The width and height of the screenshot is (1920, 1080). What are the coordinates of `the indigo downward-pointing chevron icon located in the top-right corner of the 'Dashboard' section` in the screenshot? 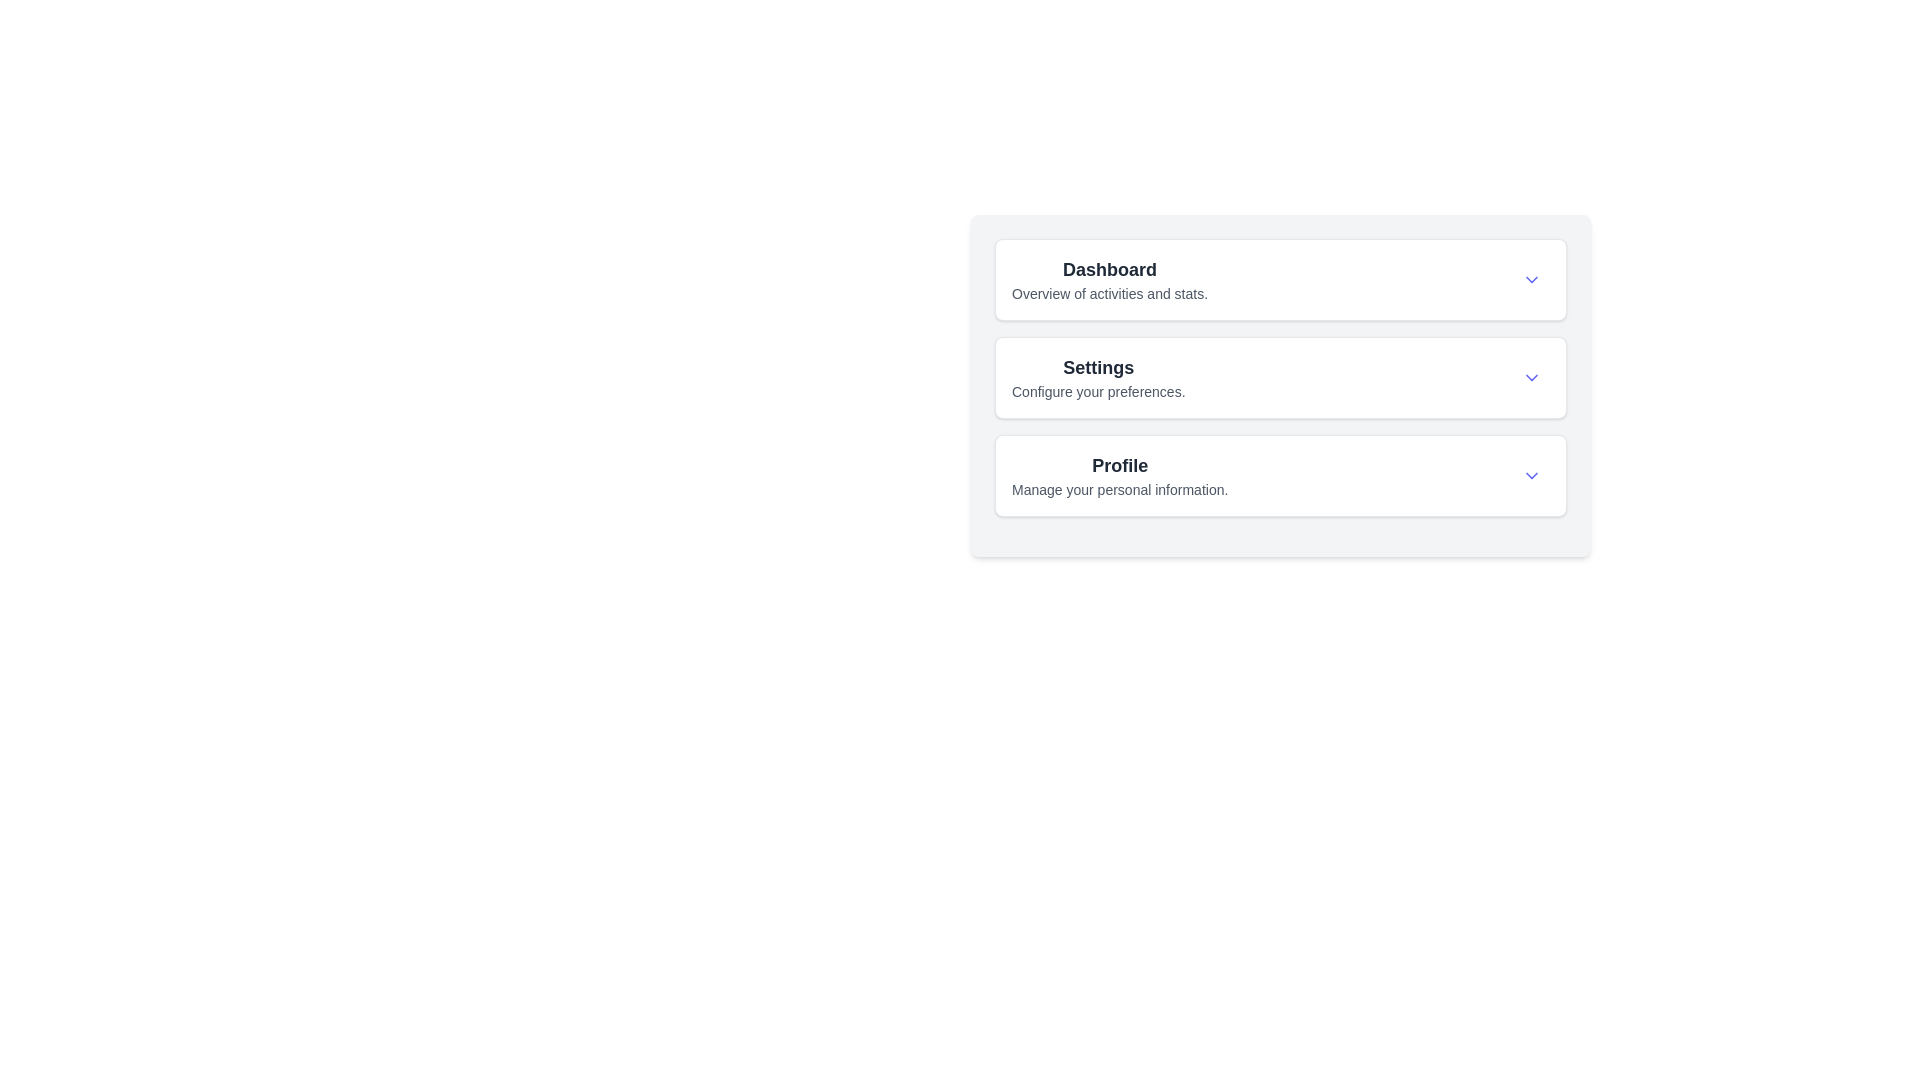 It's located at (1530, 280).